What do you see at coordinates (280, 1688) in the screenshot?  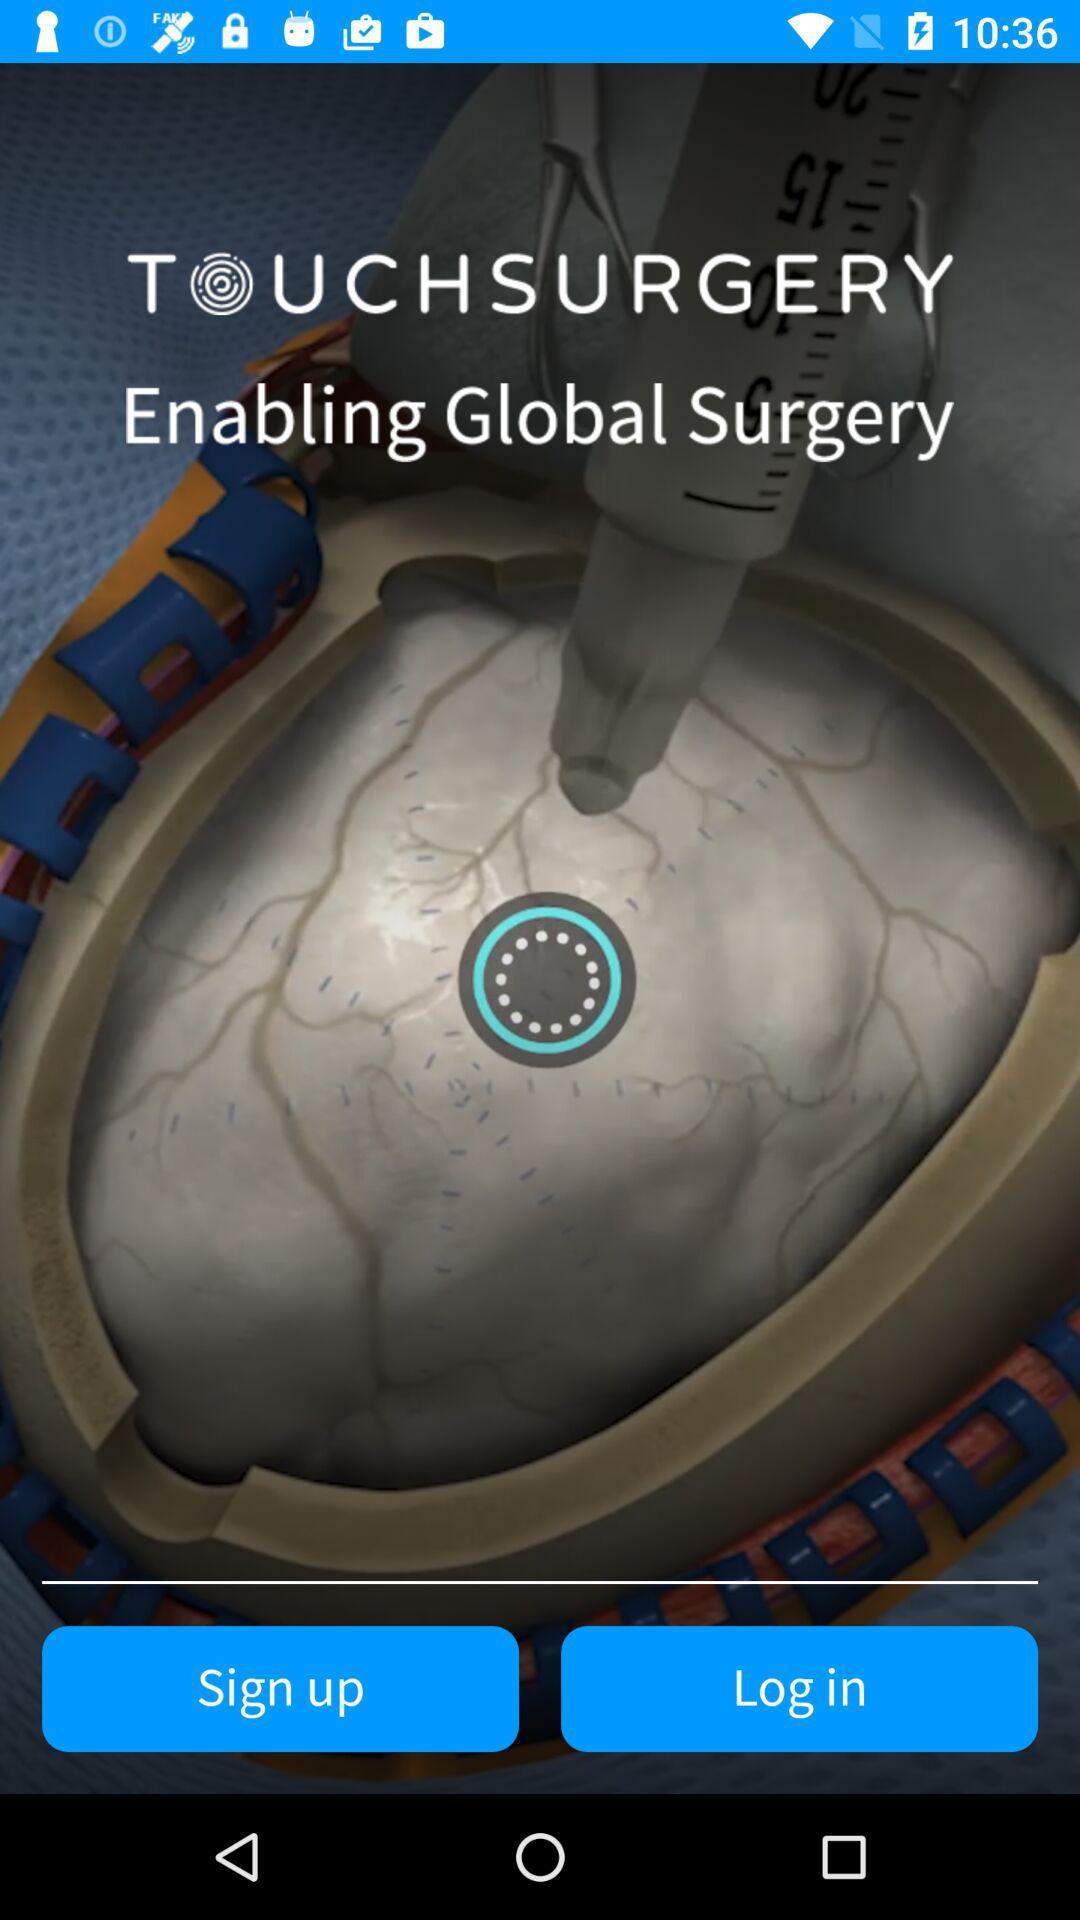 I see `the sign up icon` at bounding box center [280, 1688].